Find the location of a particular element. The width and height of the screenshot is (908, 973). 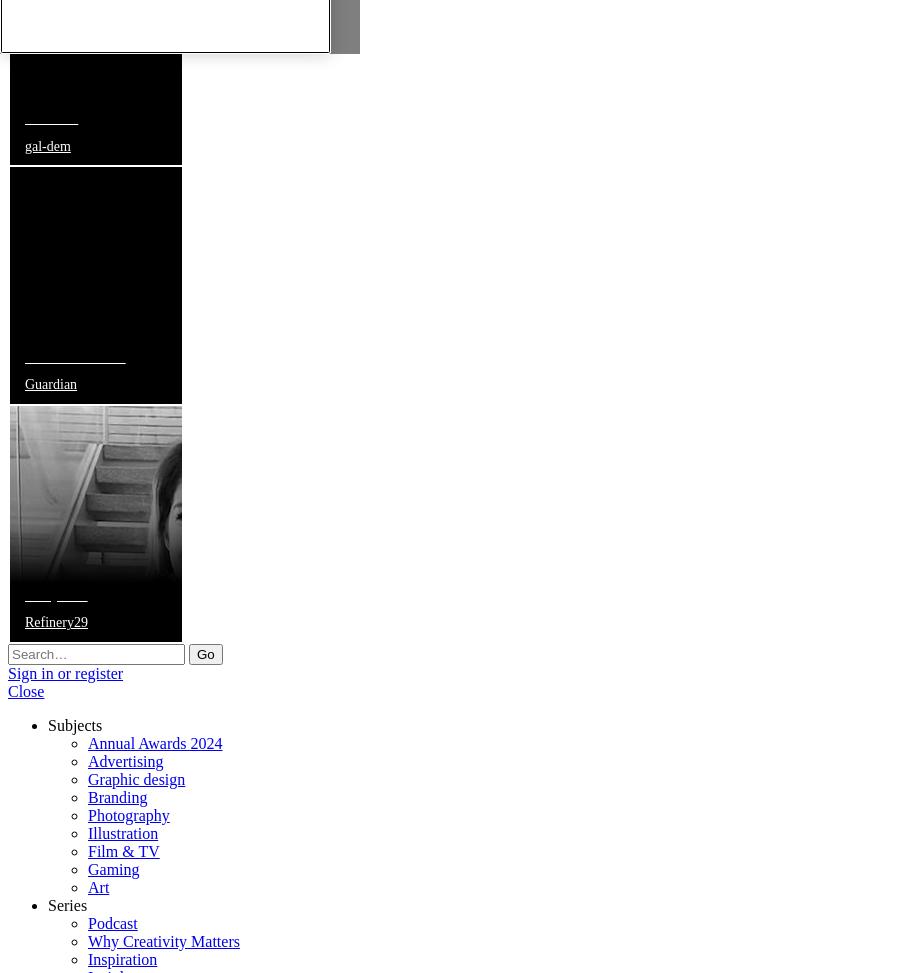

'Sign in or register' is located at coordinates (65, 671).